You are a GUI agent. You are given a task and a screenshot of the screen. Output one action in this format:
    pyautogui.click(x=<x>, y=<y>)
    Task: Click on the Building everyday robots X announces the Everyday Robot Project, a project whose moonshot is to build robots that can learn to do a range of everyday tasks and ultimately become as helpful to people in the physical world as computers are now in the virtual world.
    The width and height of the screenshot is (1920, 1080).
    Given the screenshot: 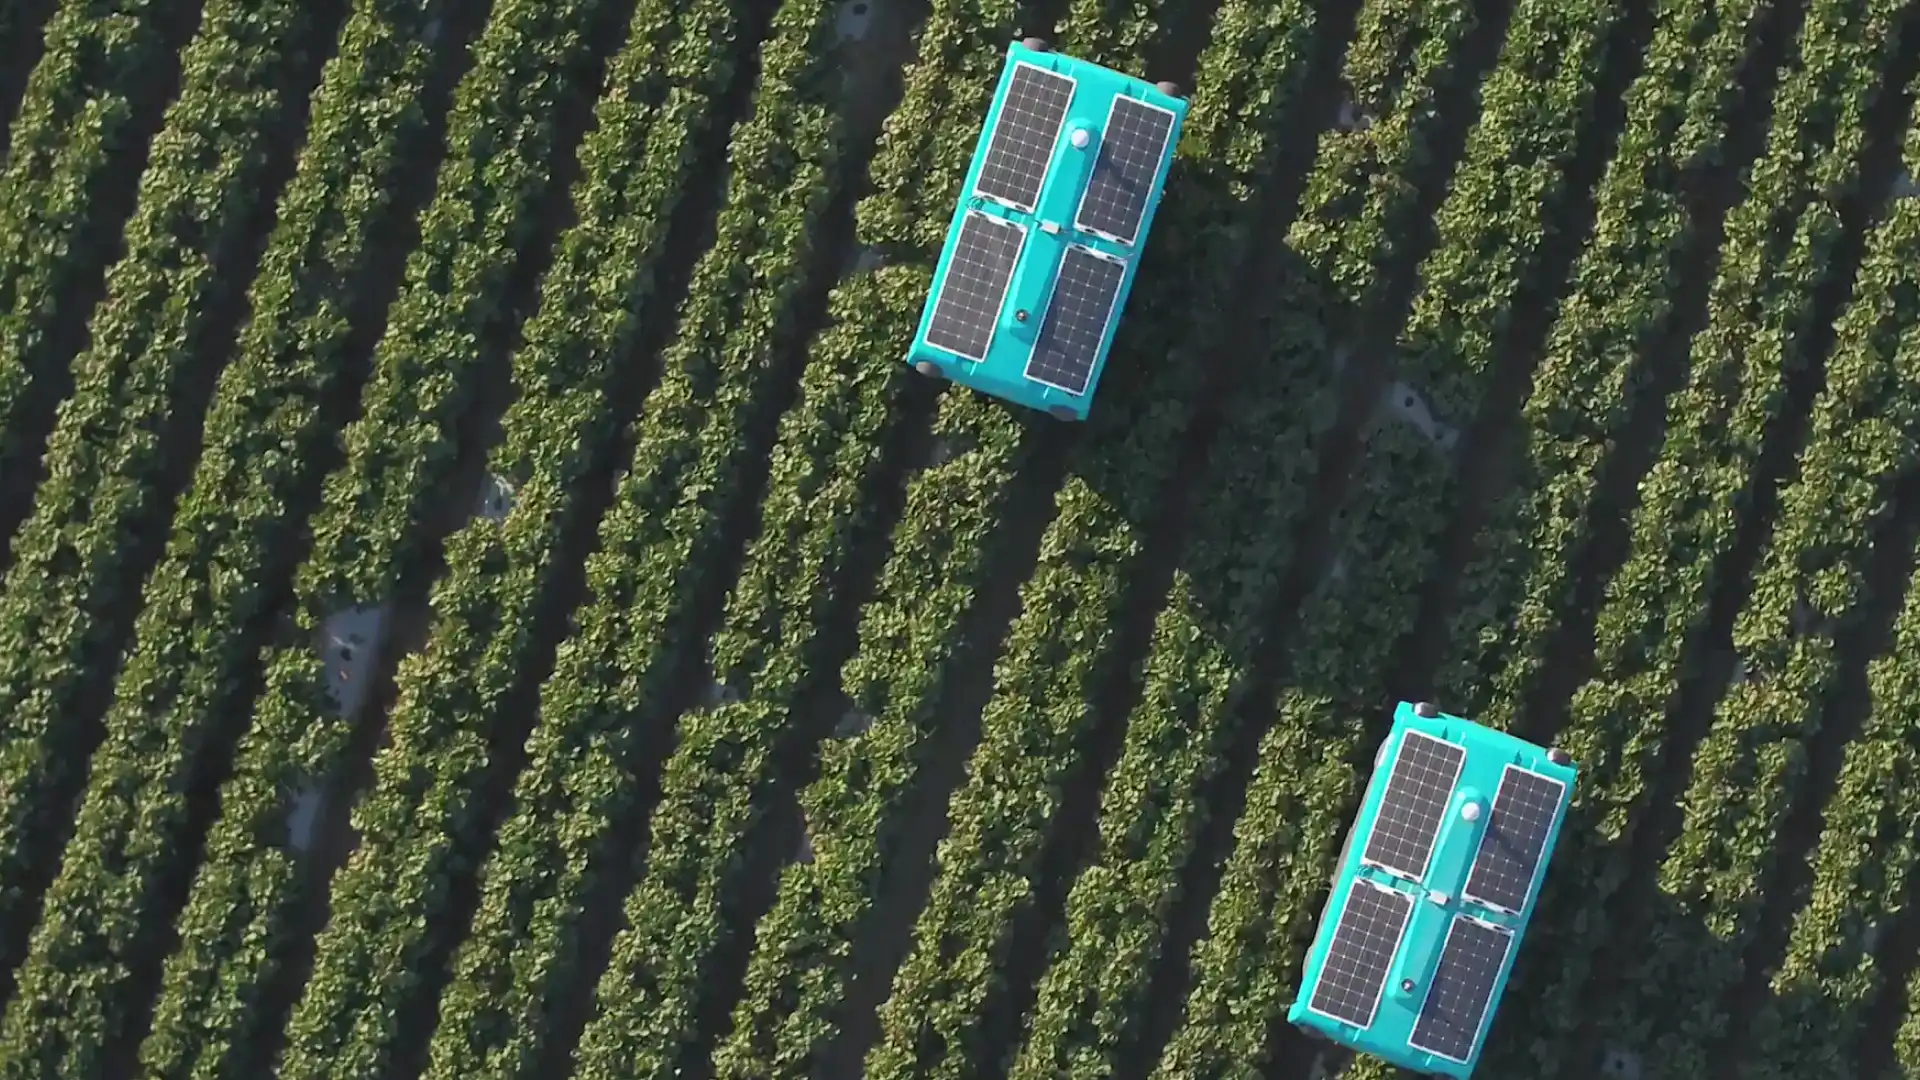 What is the action you would take?
    pyautogui.click(x=1013, y=401)
    